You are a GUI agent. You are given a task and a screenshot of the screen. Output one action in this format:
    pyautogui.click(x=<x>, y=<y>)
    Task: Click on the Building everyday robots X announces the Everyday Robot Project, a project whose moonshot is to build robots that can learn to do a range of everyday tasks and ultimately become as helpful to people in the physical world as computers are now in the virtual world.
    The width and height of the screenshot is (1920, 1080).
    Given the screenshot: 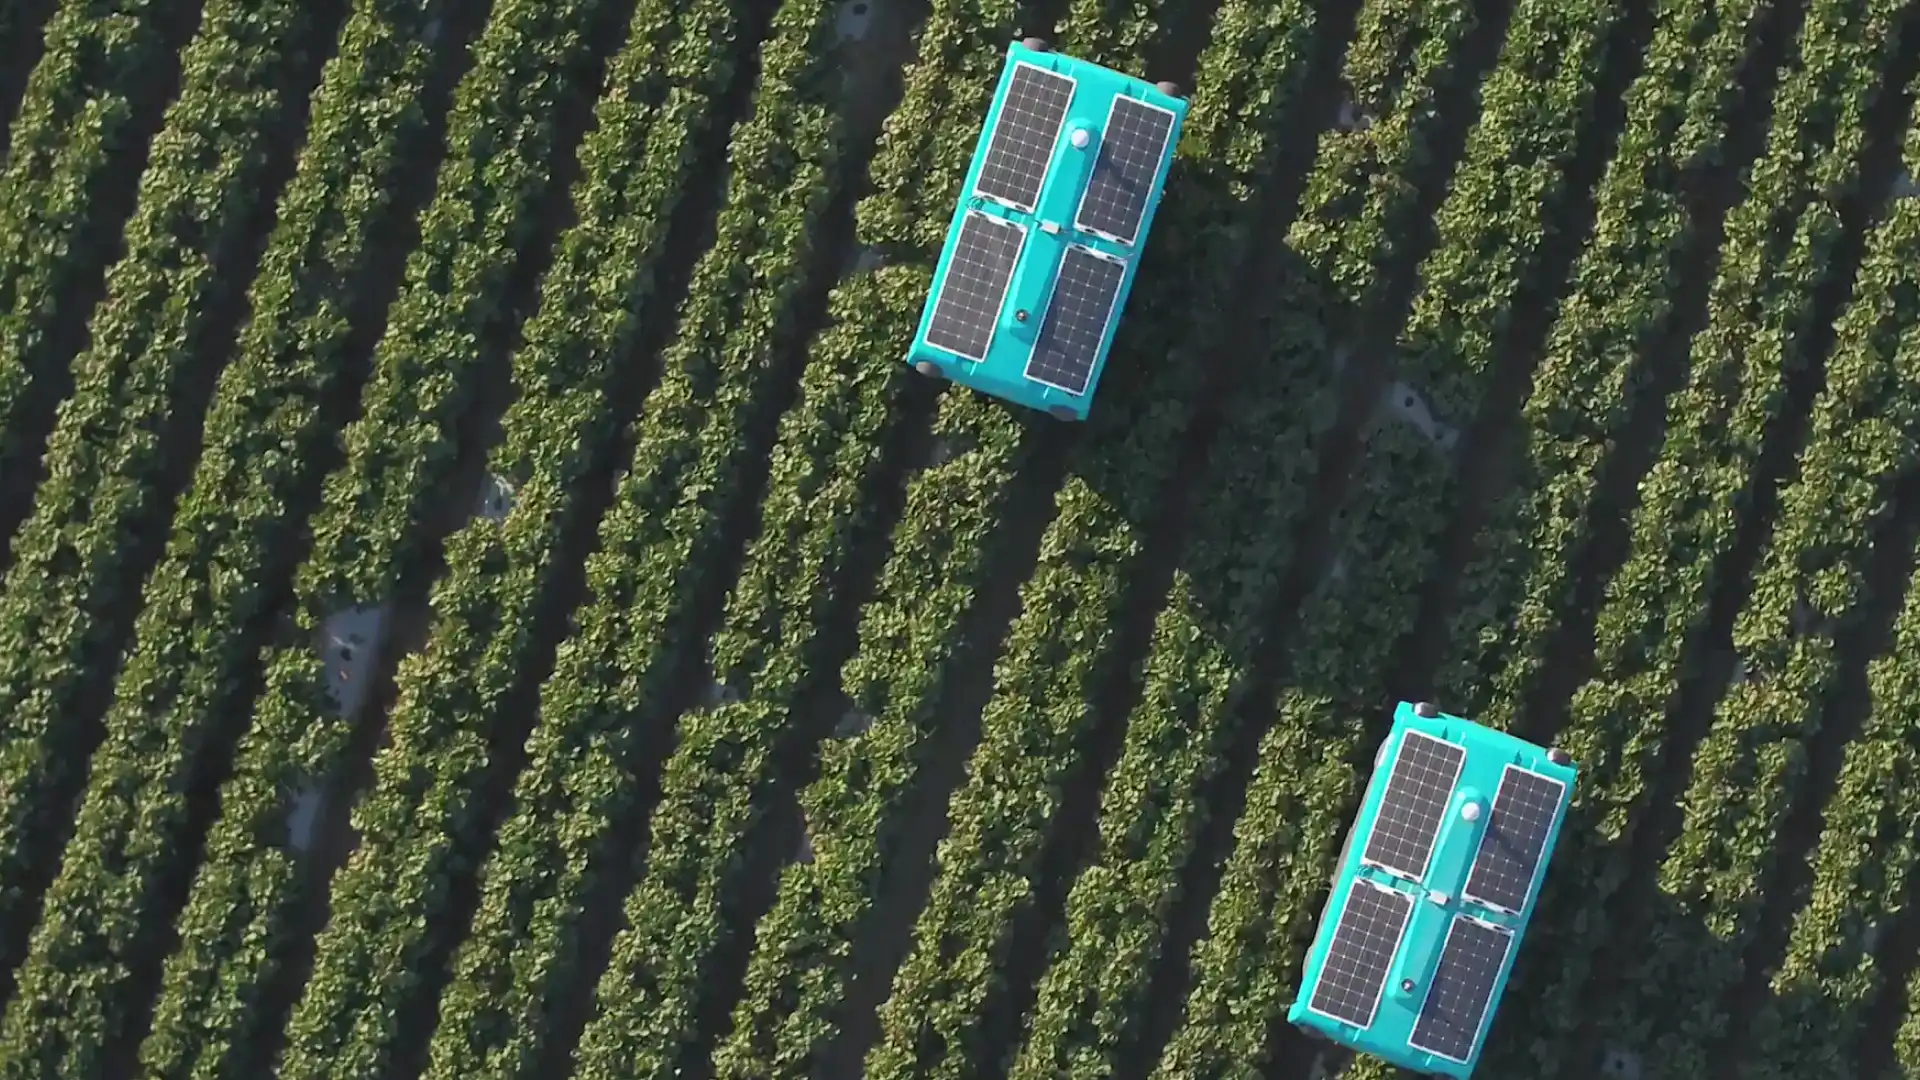 What is the action you would take?
    pyautogui.click(x=1013, y=401)
    